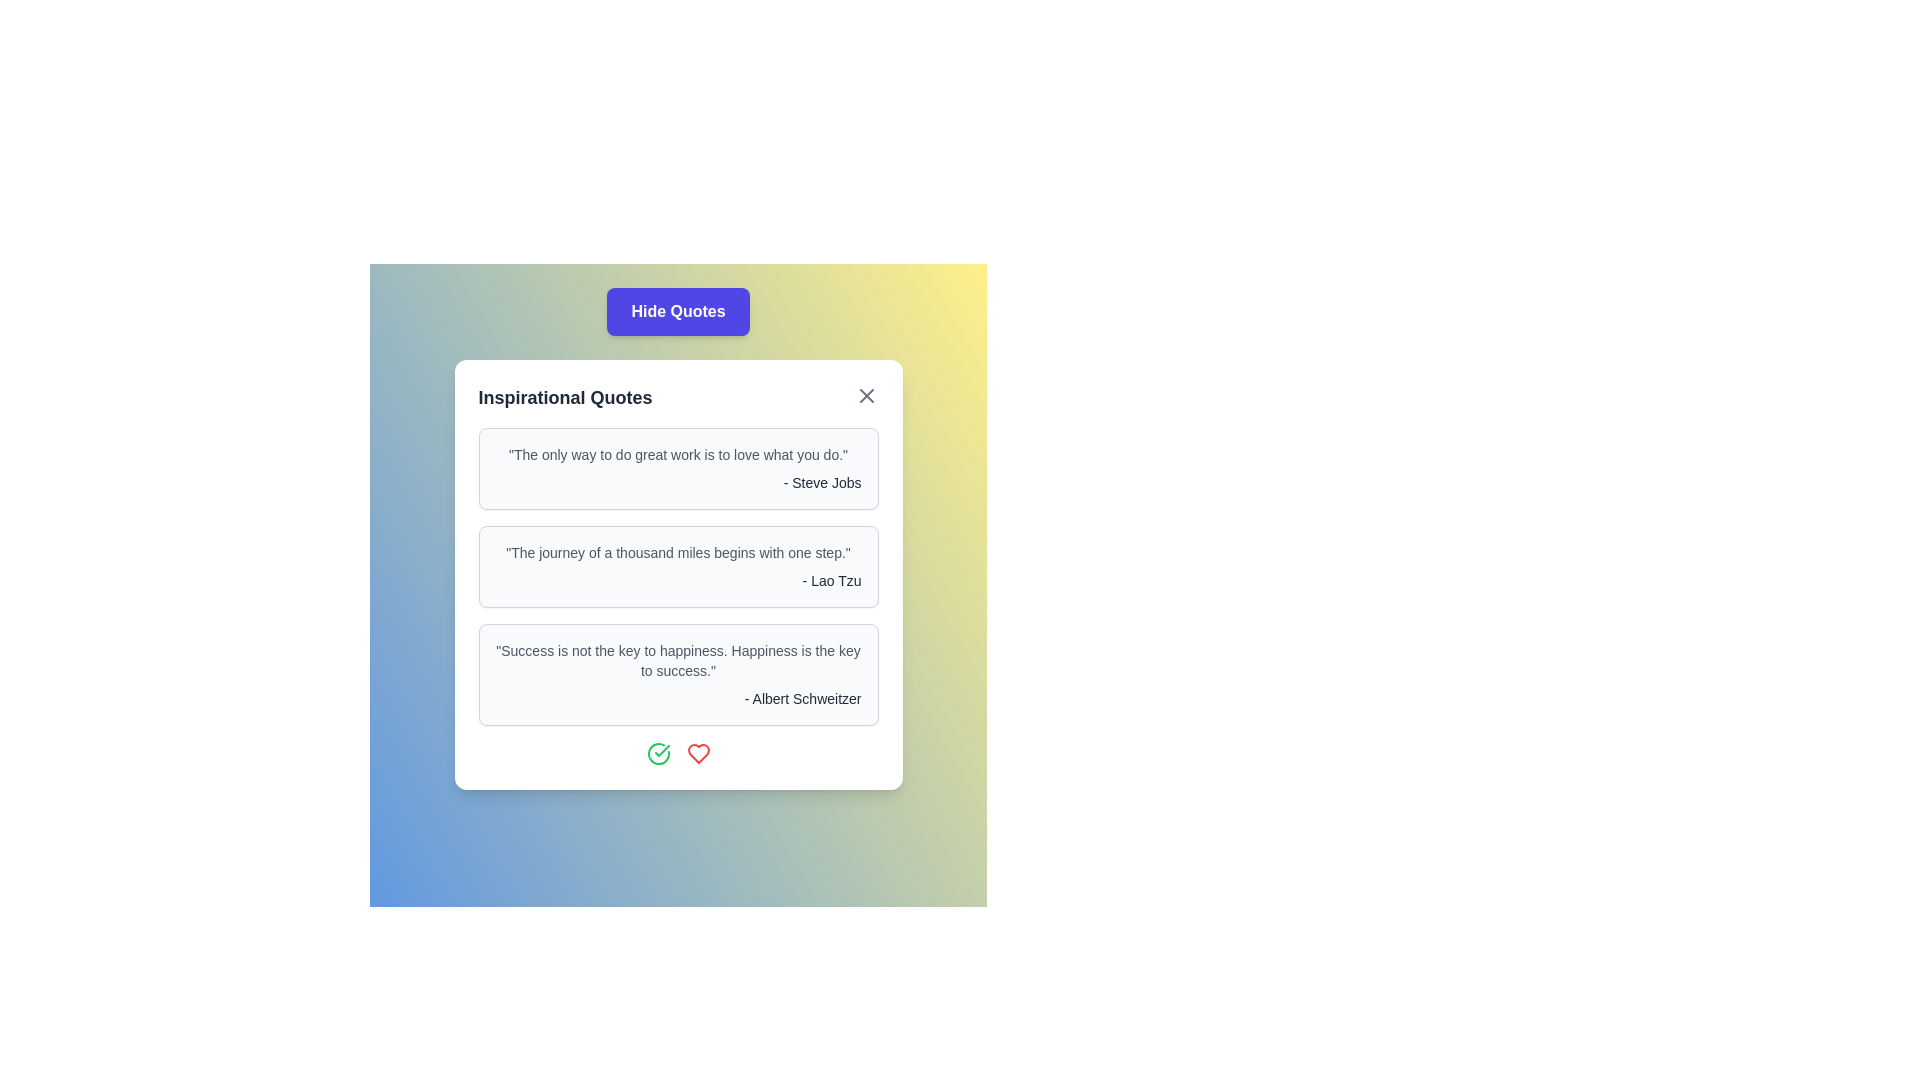 This screenshot has height=1080, width=1920. I want to click on the heart-shaped icon located at the bottom of the centered modal dialog, so click(698, 753).